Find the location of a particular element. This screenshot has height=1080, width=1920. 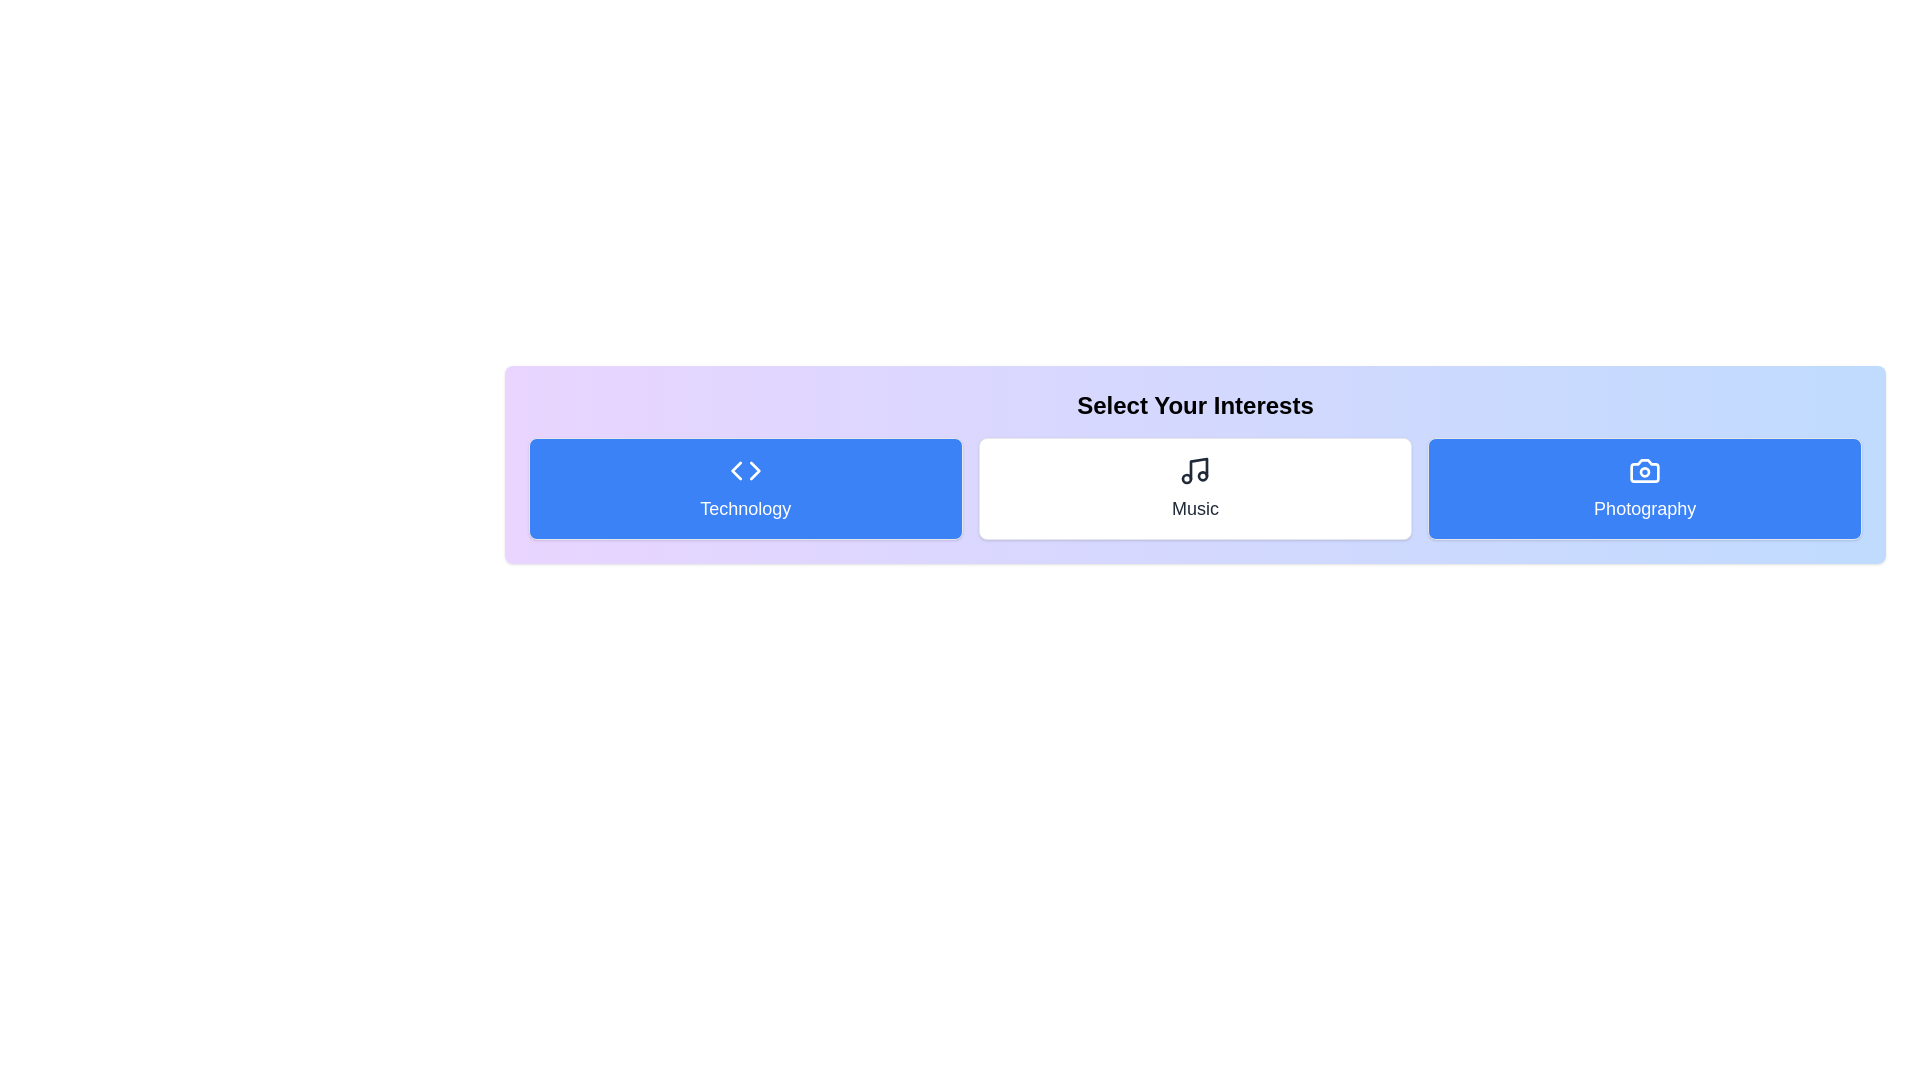

the category button corresponding to Photography is located at coordinates (1645, 489).